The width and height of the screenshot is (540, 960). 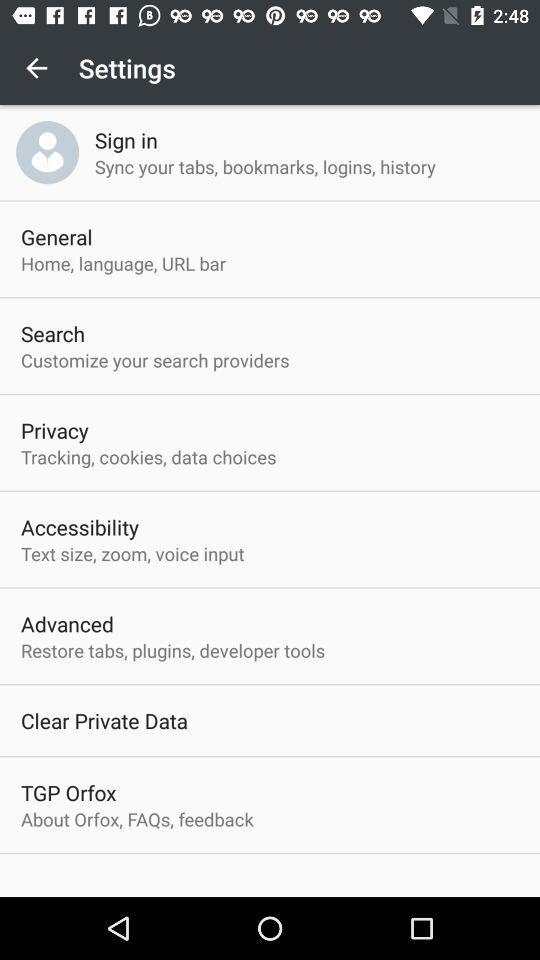 I want to click on item to the left of the settings item, so click(x=36, y=68).